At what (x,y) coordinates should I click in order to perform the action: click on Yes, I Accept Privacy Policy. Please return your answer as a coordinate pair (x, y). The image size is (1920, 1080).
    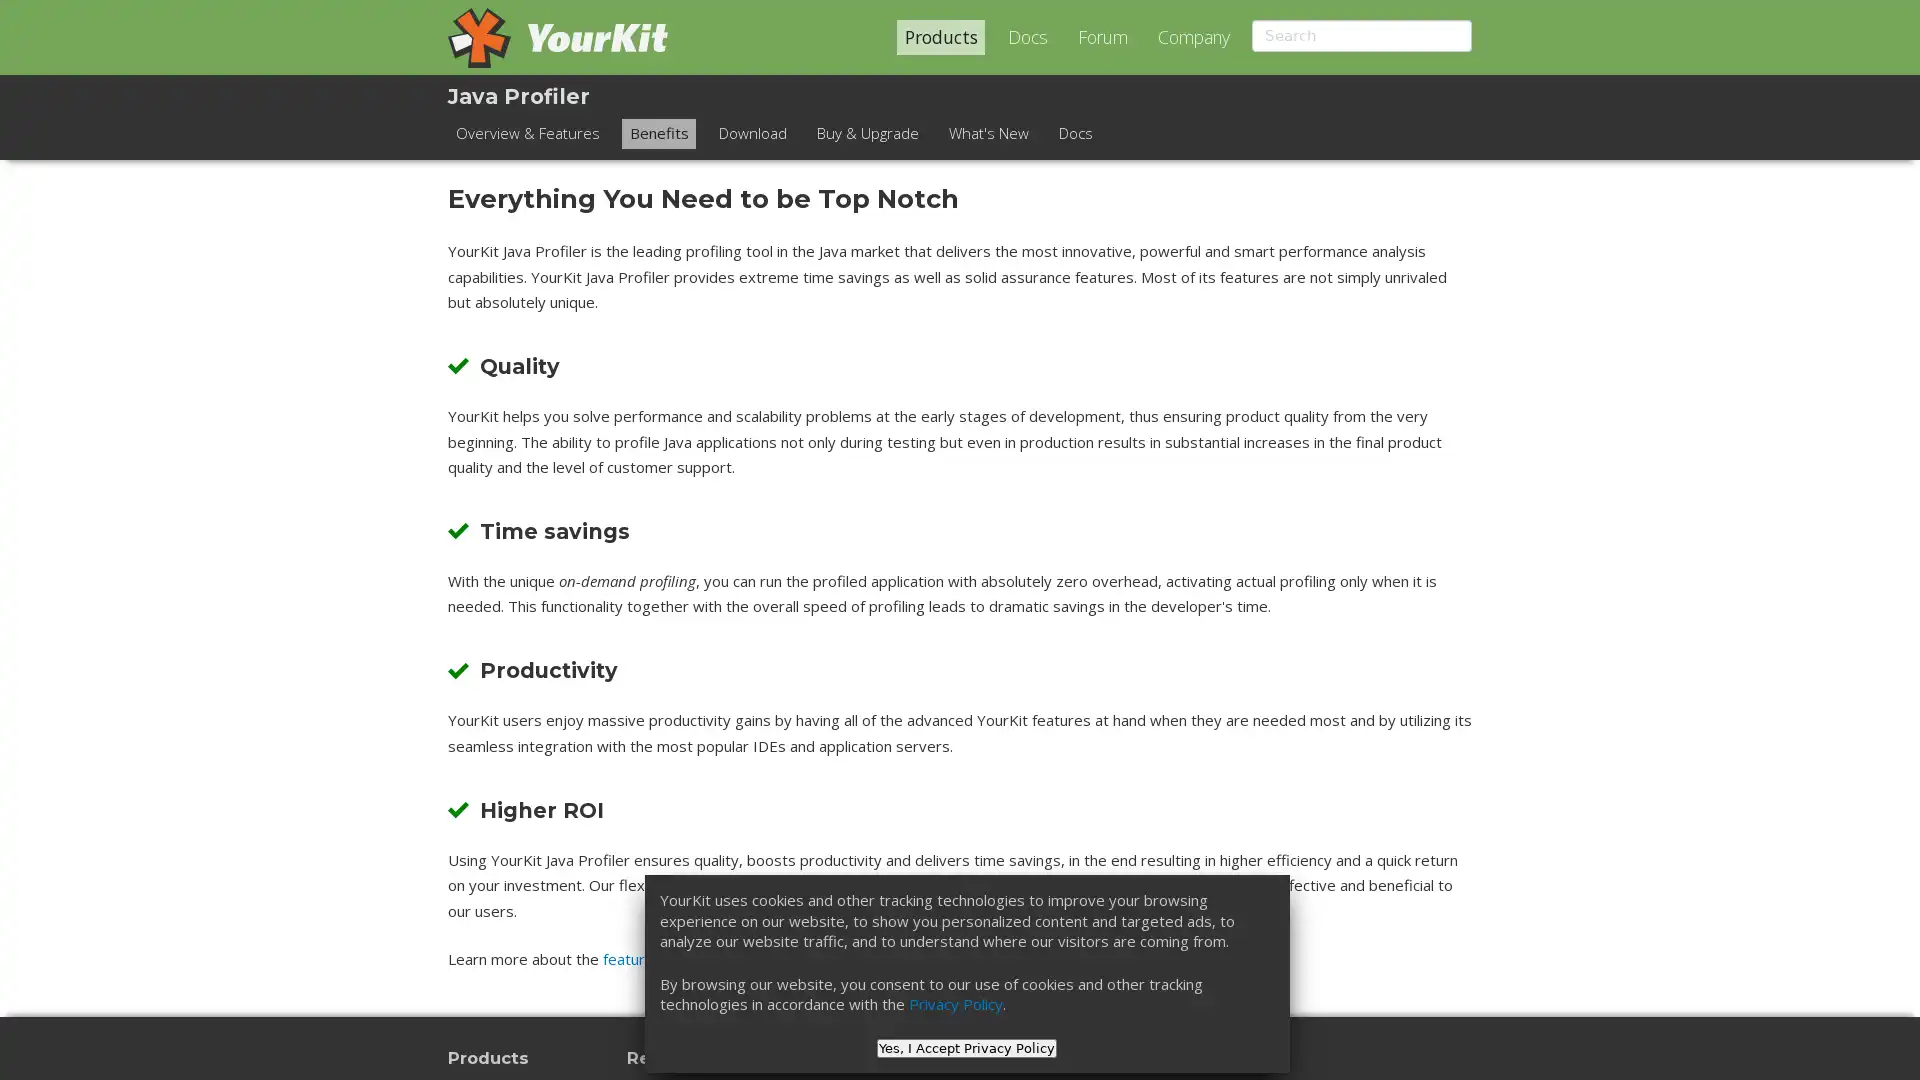
    Looking at the image, I should click on (966, 1046).